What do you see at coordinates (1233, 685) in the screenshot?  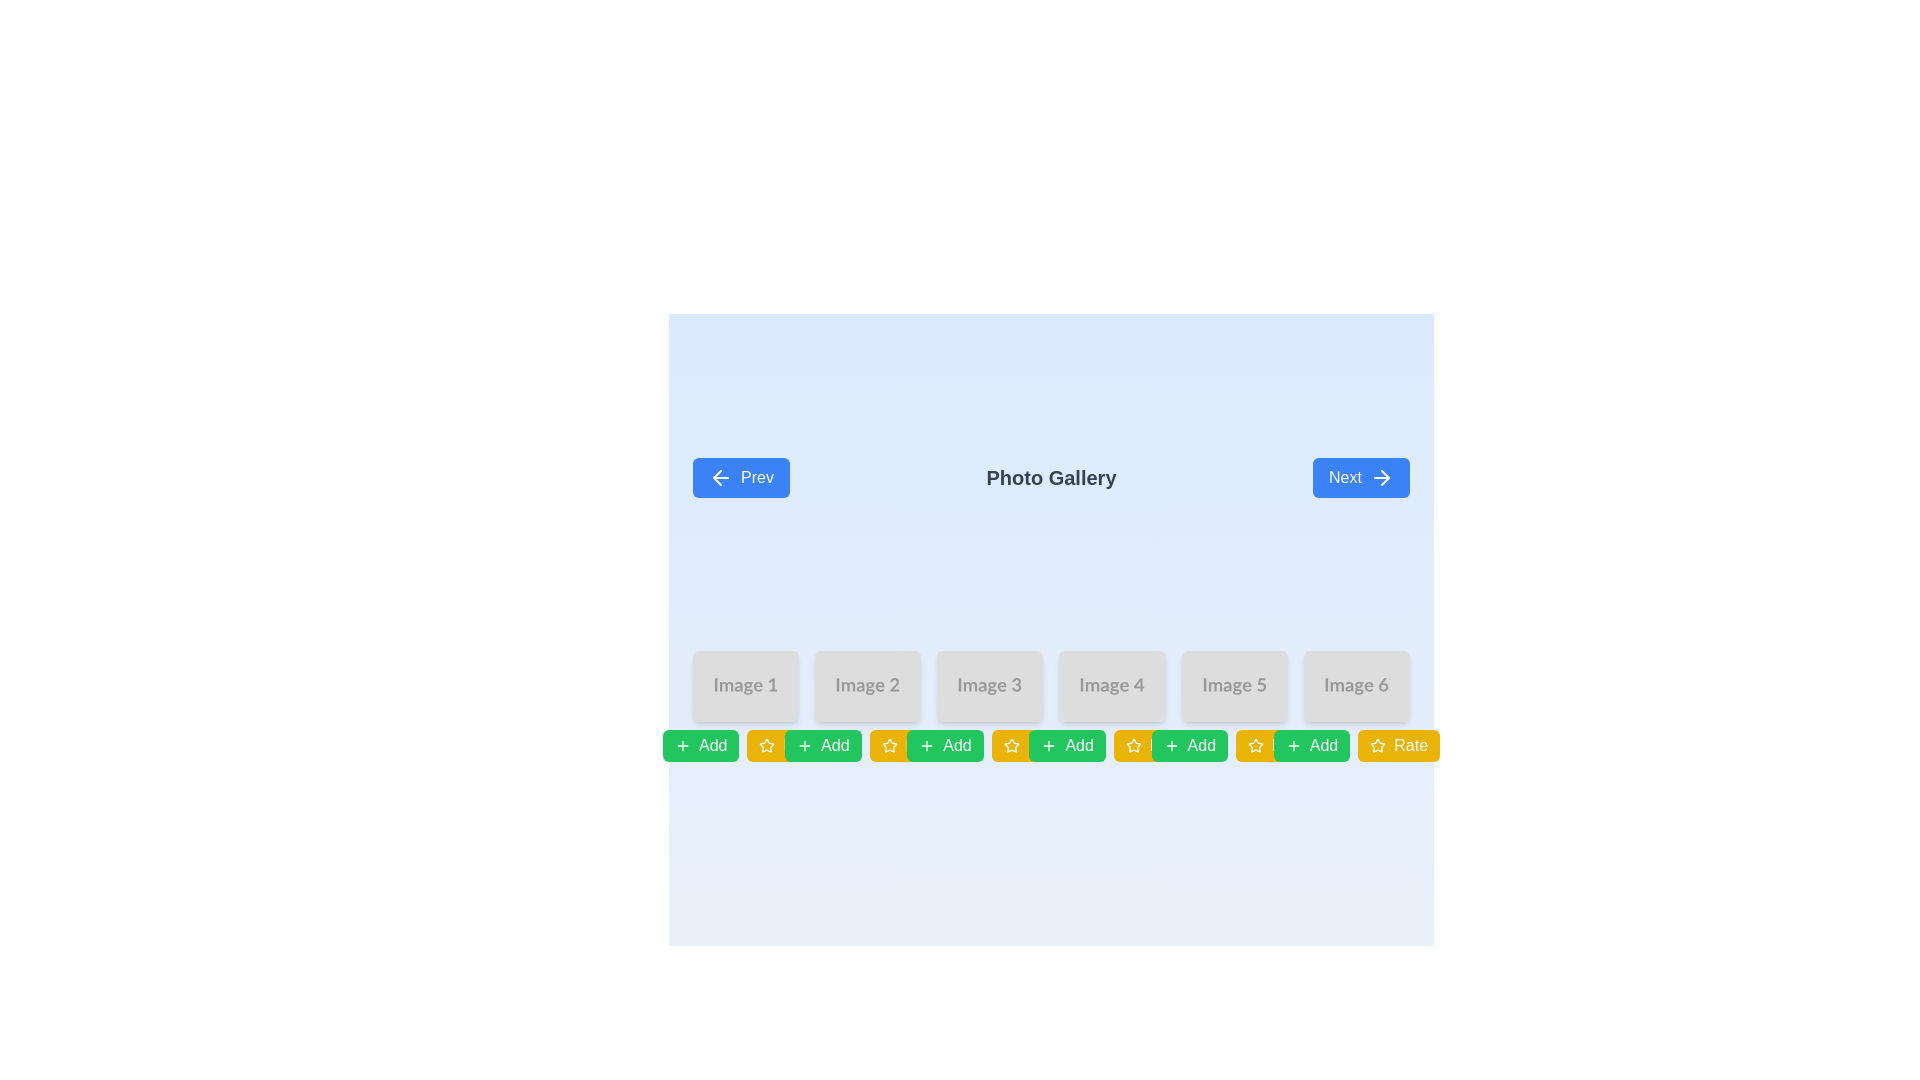 I see `the thumbnail image representing Image 5 in the gallery to trigger a tooltip` at bounding box center [1233, 685].